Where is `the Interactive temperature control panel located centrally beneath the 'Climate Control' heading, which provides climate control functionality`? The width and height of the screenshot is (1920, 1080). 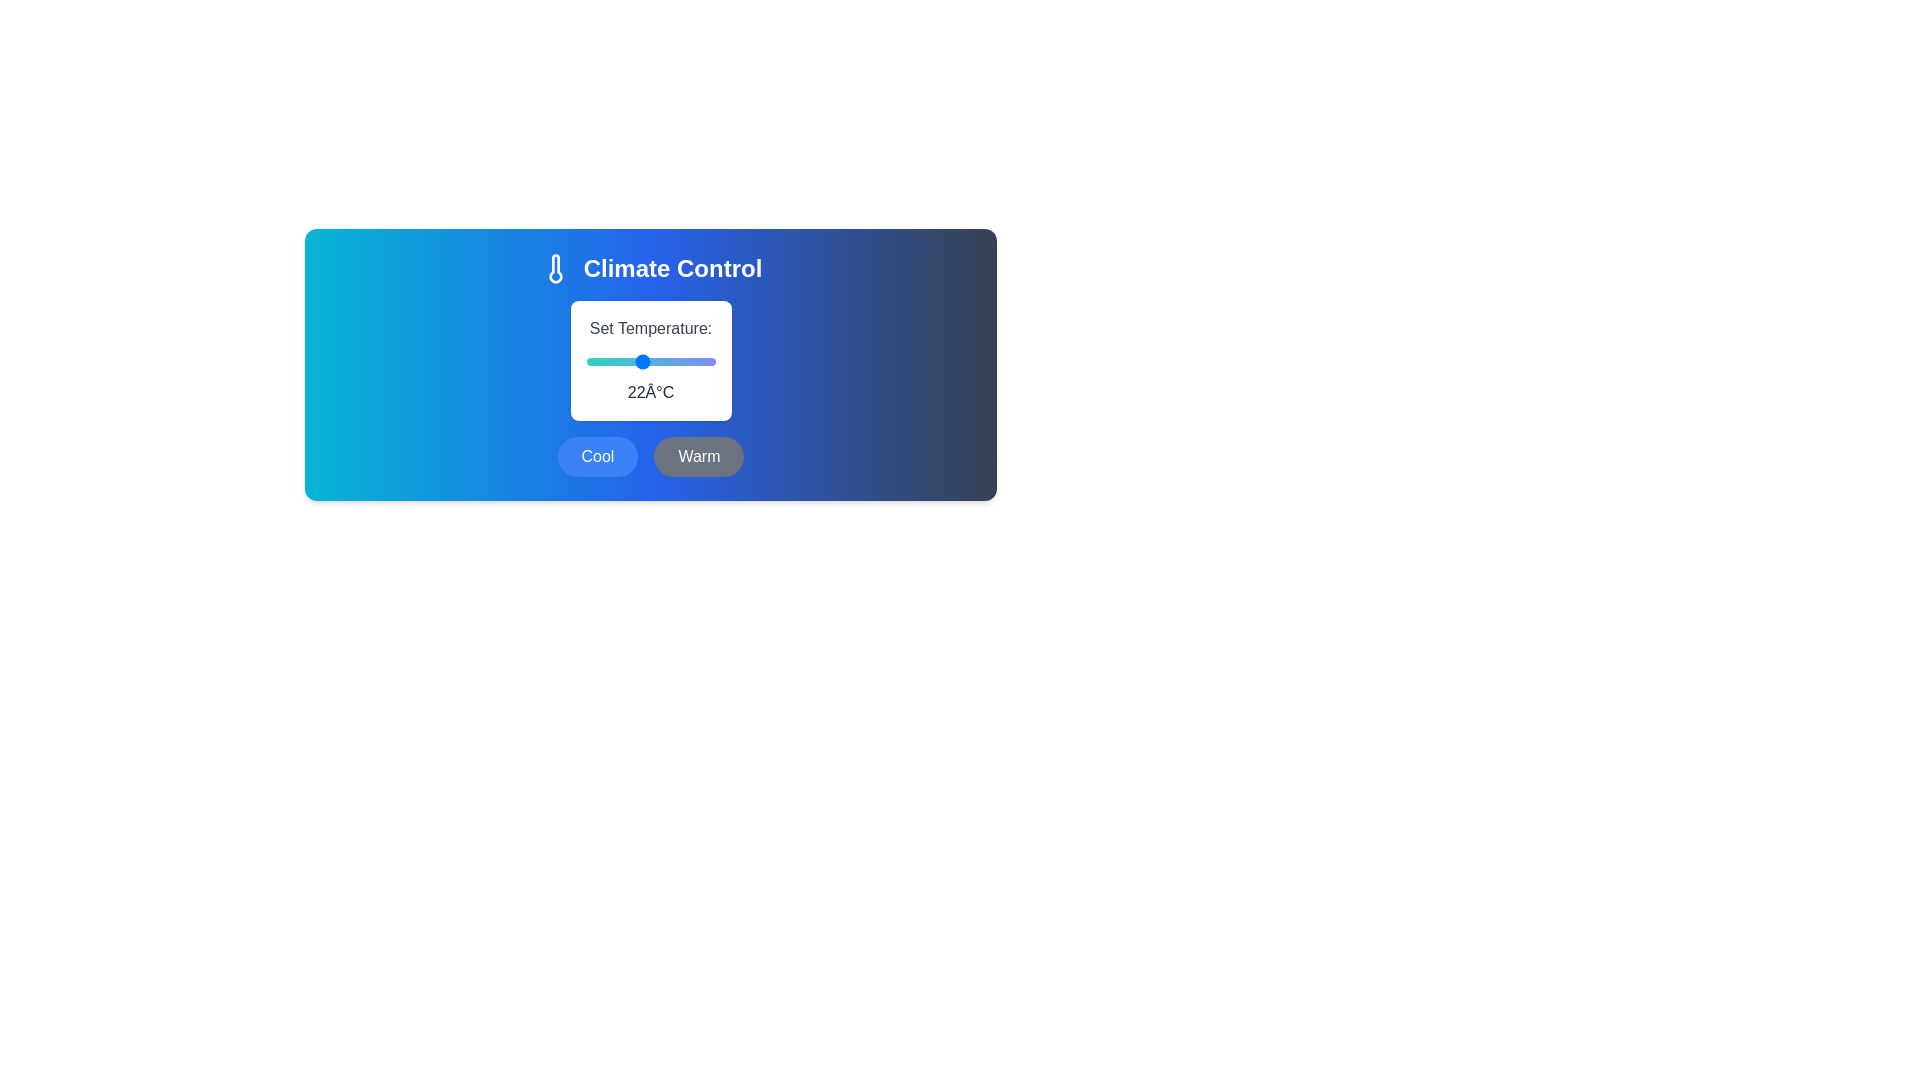
the Interactive temperature control panel located centrally beneath the 'Climate Control' heading, which provides climate control functionality is located at coordinates (651, 365).